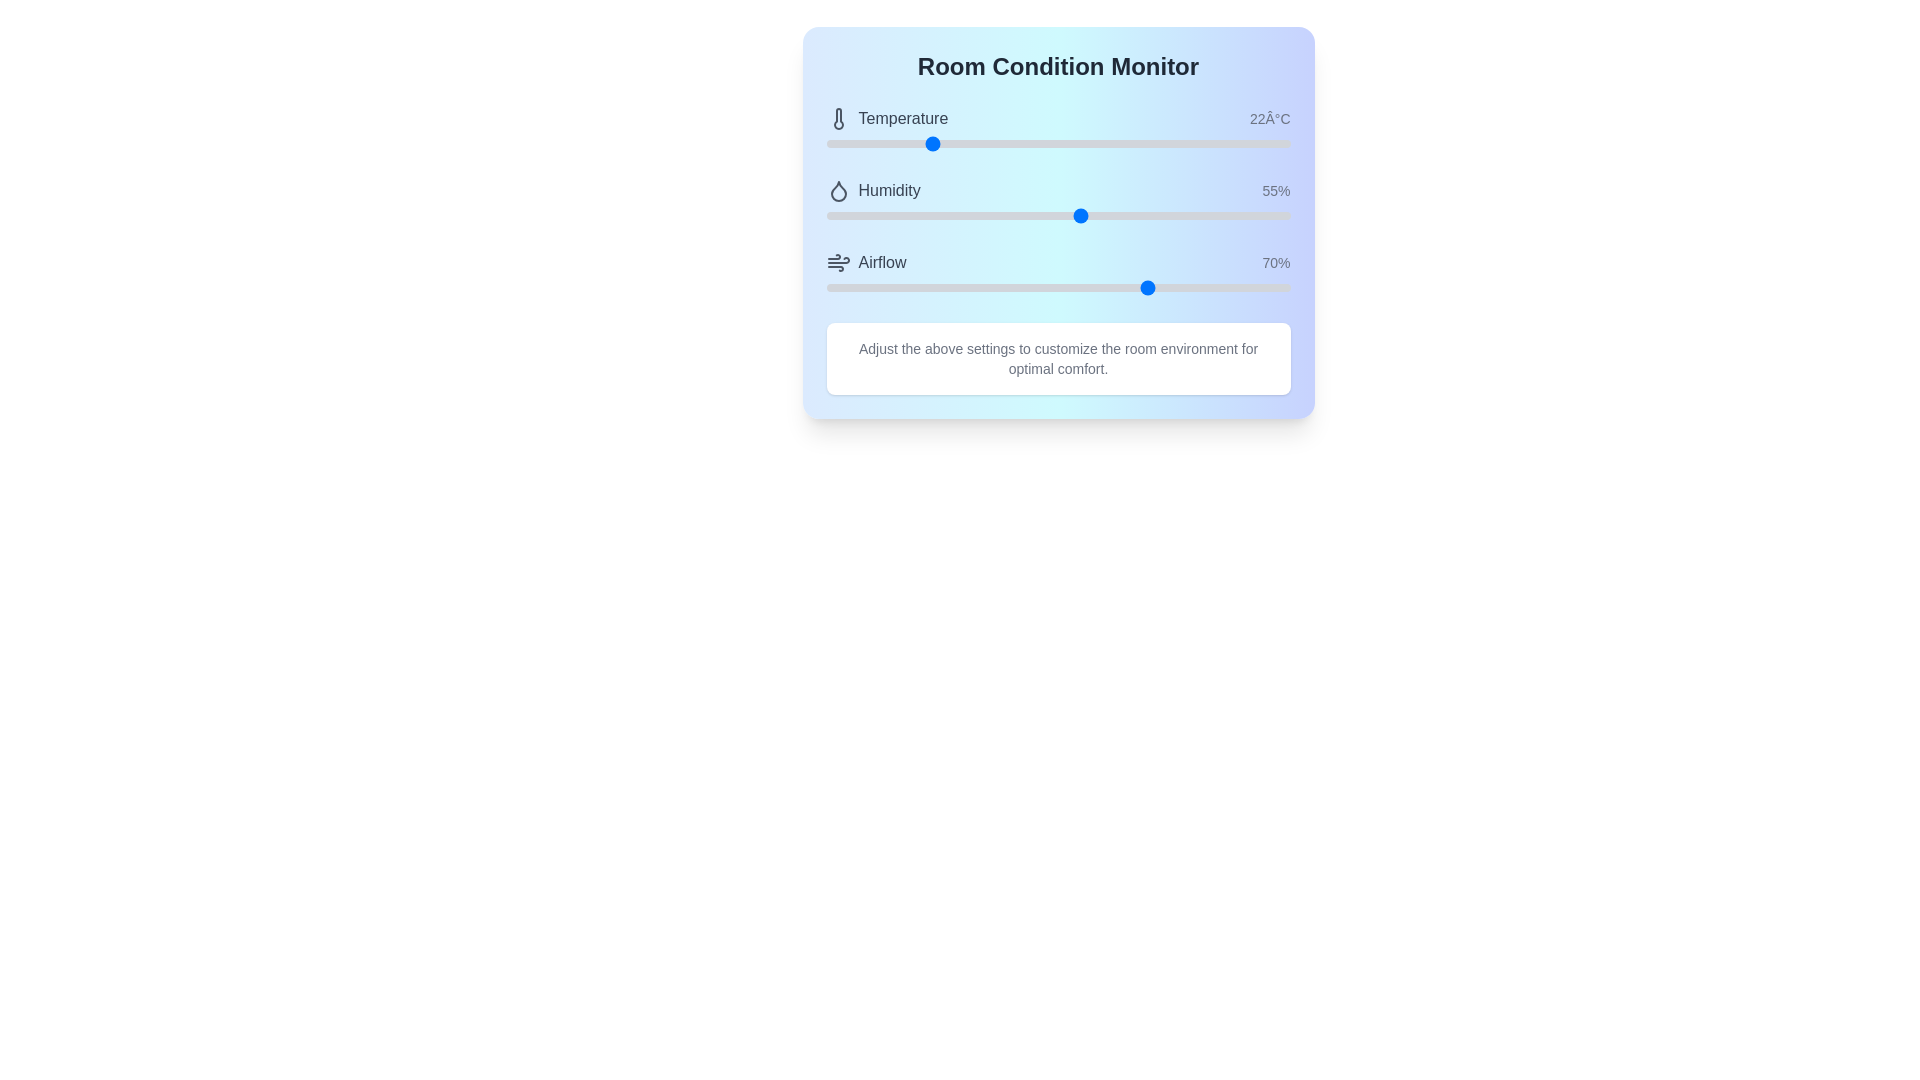 This screenshot has width=1920, height=1080. What do you see at coordinates (1269, 119) in the screenshot?
I see `displayed temperature information from the Text label showing '22Â°C', which is located in the 'Temperature' section of the 'Room Condition Monitor' interface, aligned to the right end next to the 'Temperature' label and thermometer icon` at bounding box center [1269, 119].